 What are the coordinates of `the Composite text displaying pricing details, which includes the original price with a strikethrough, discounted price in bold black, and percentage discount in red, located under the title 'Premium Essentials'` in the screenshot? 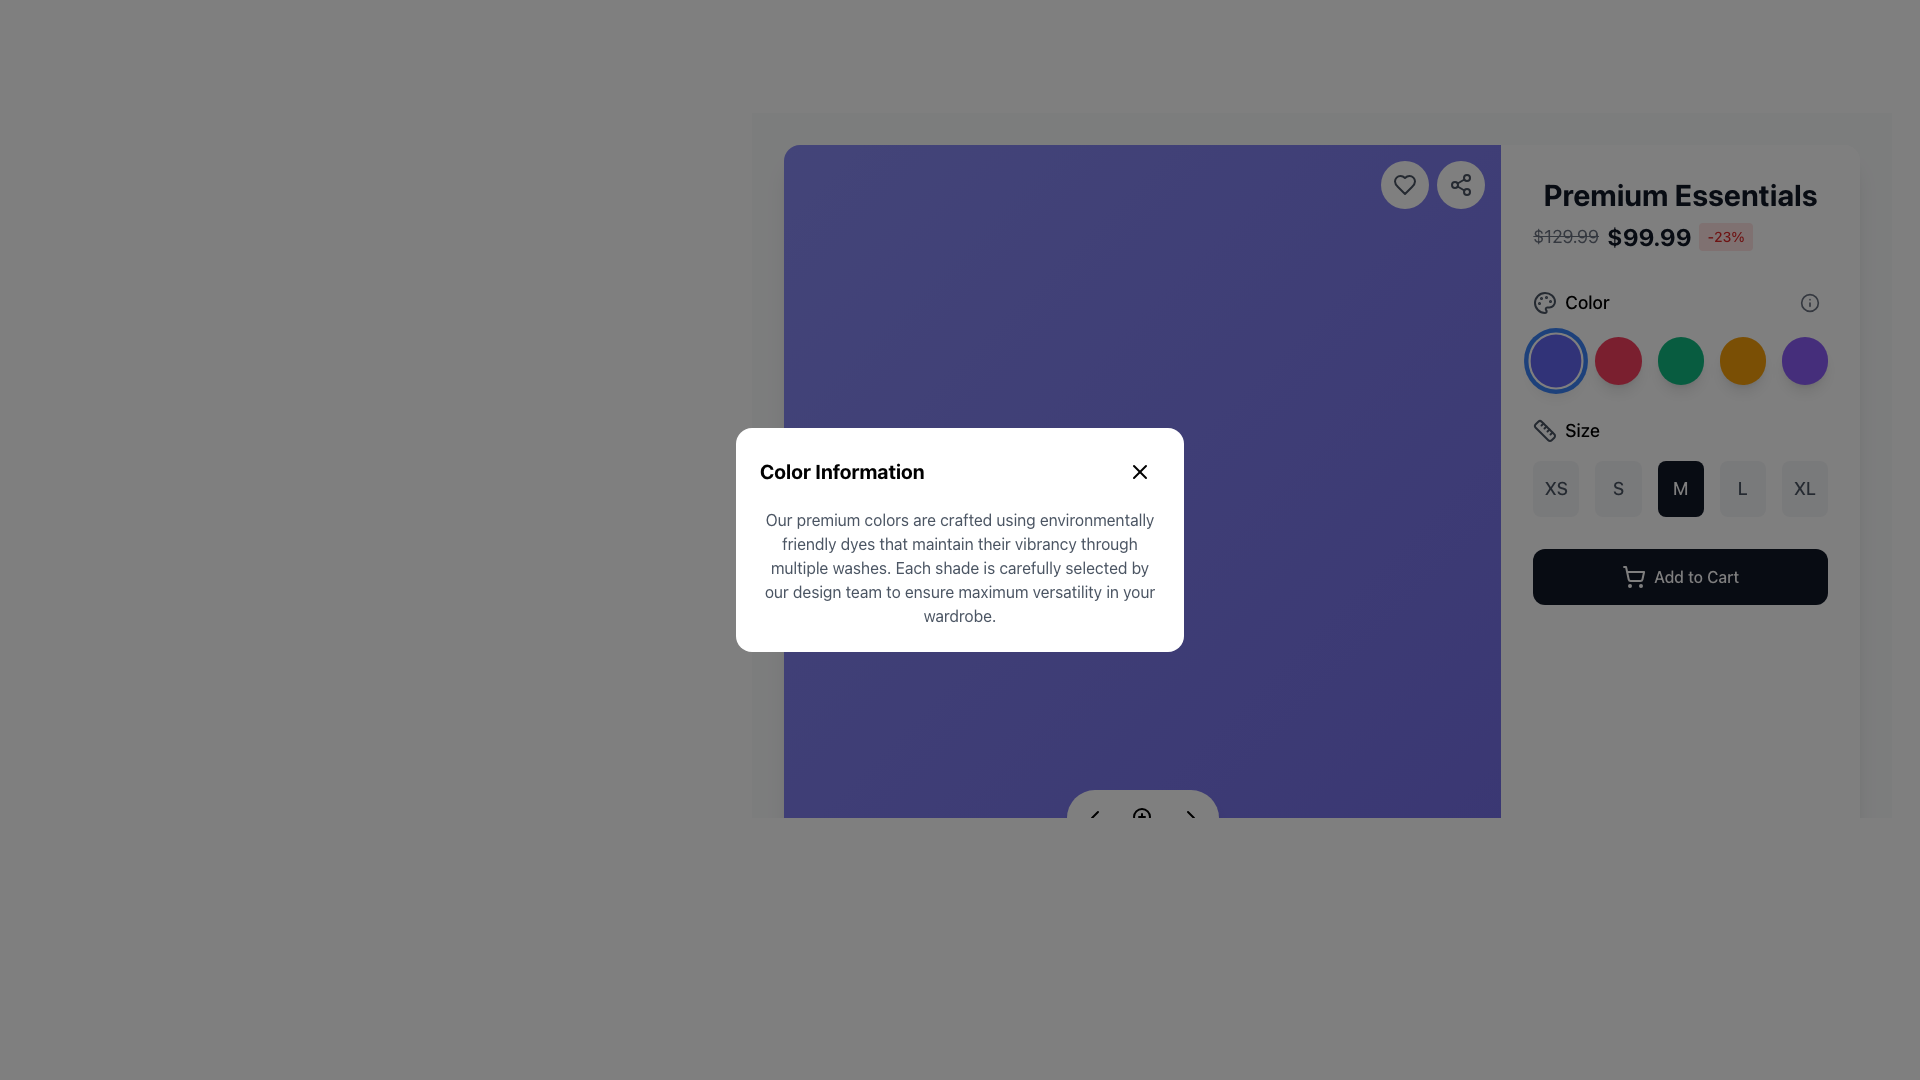 It's located at (1680, 235).